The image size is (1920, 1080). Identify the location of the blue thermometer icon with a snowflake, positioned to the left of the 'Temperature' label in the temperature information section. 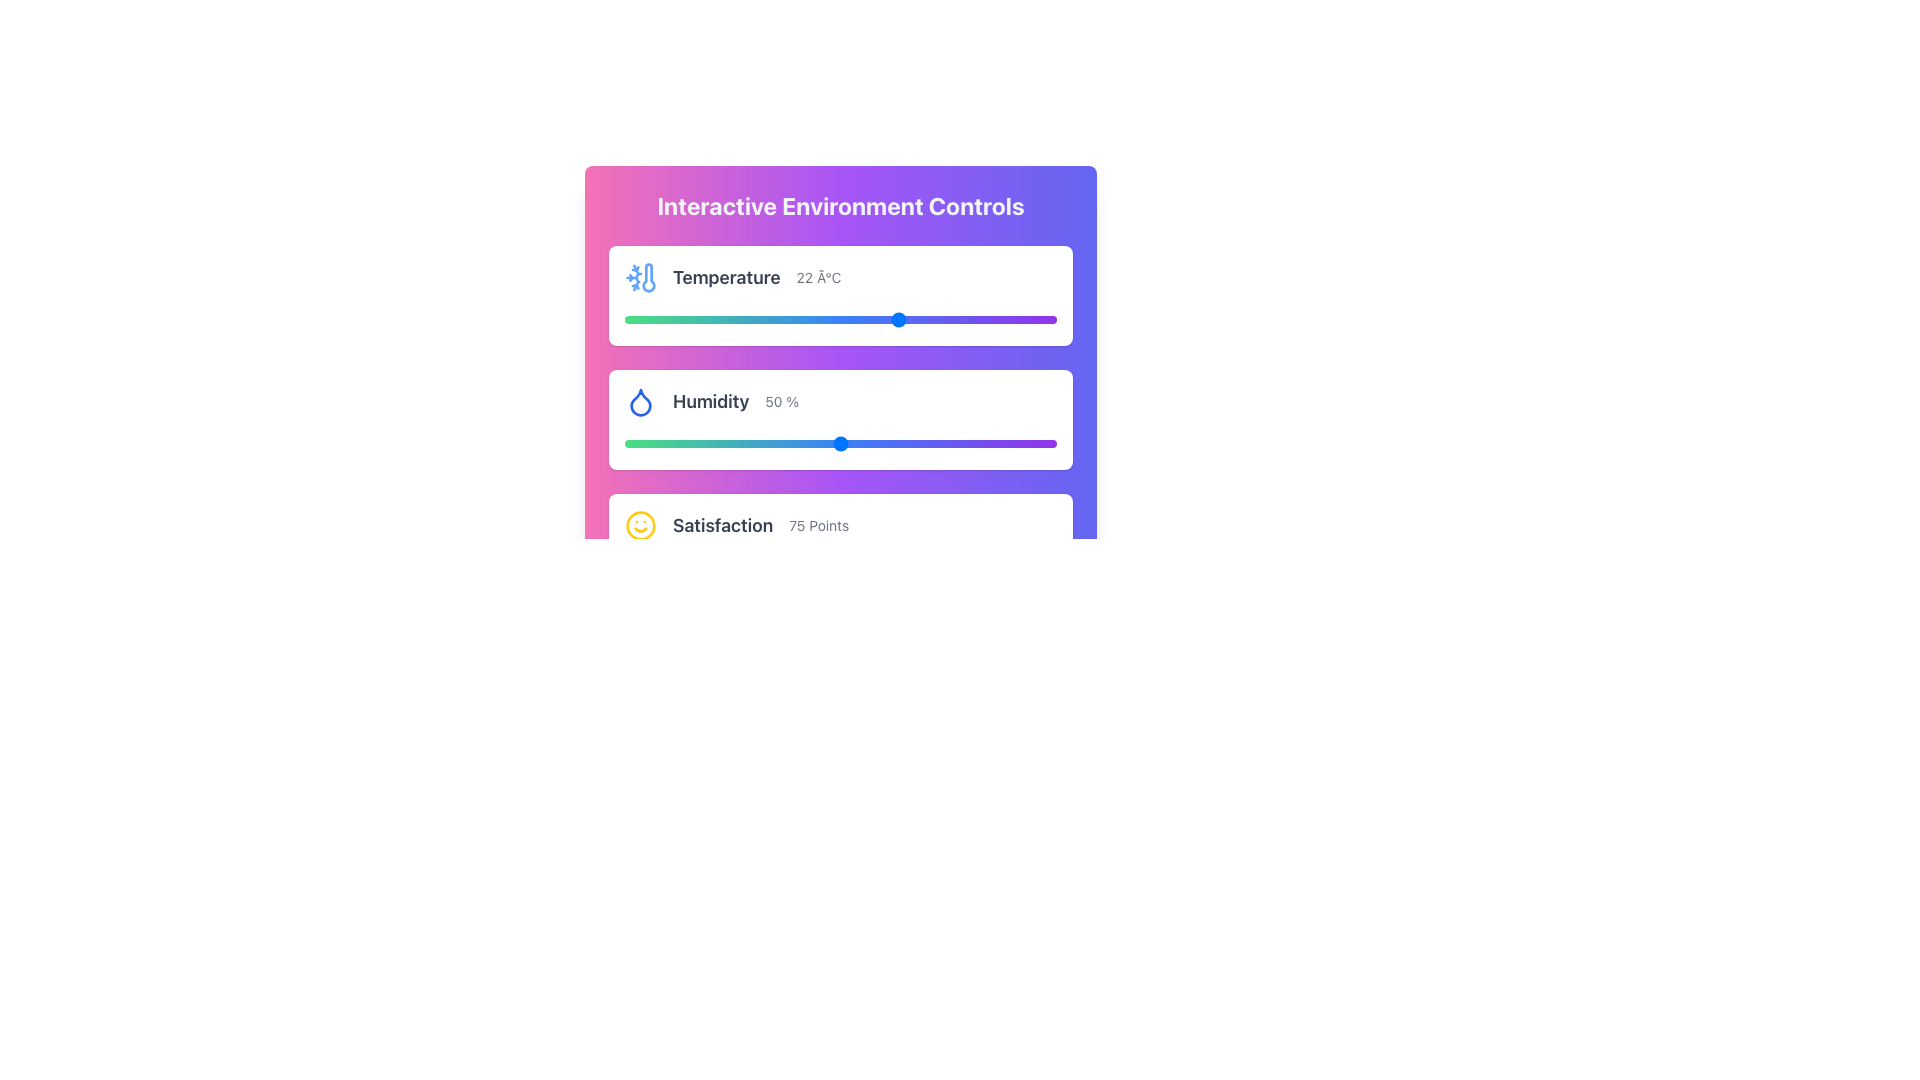
(641, 277).